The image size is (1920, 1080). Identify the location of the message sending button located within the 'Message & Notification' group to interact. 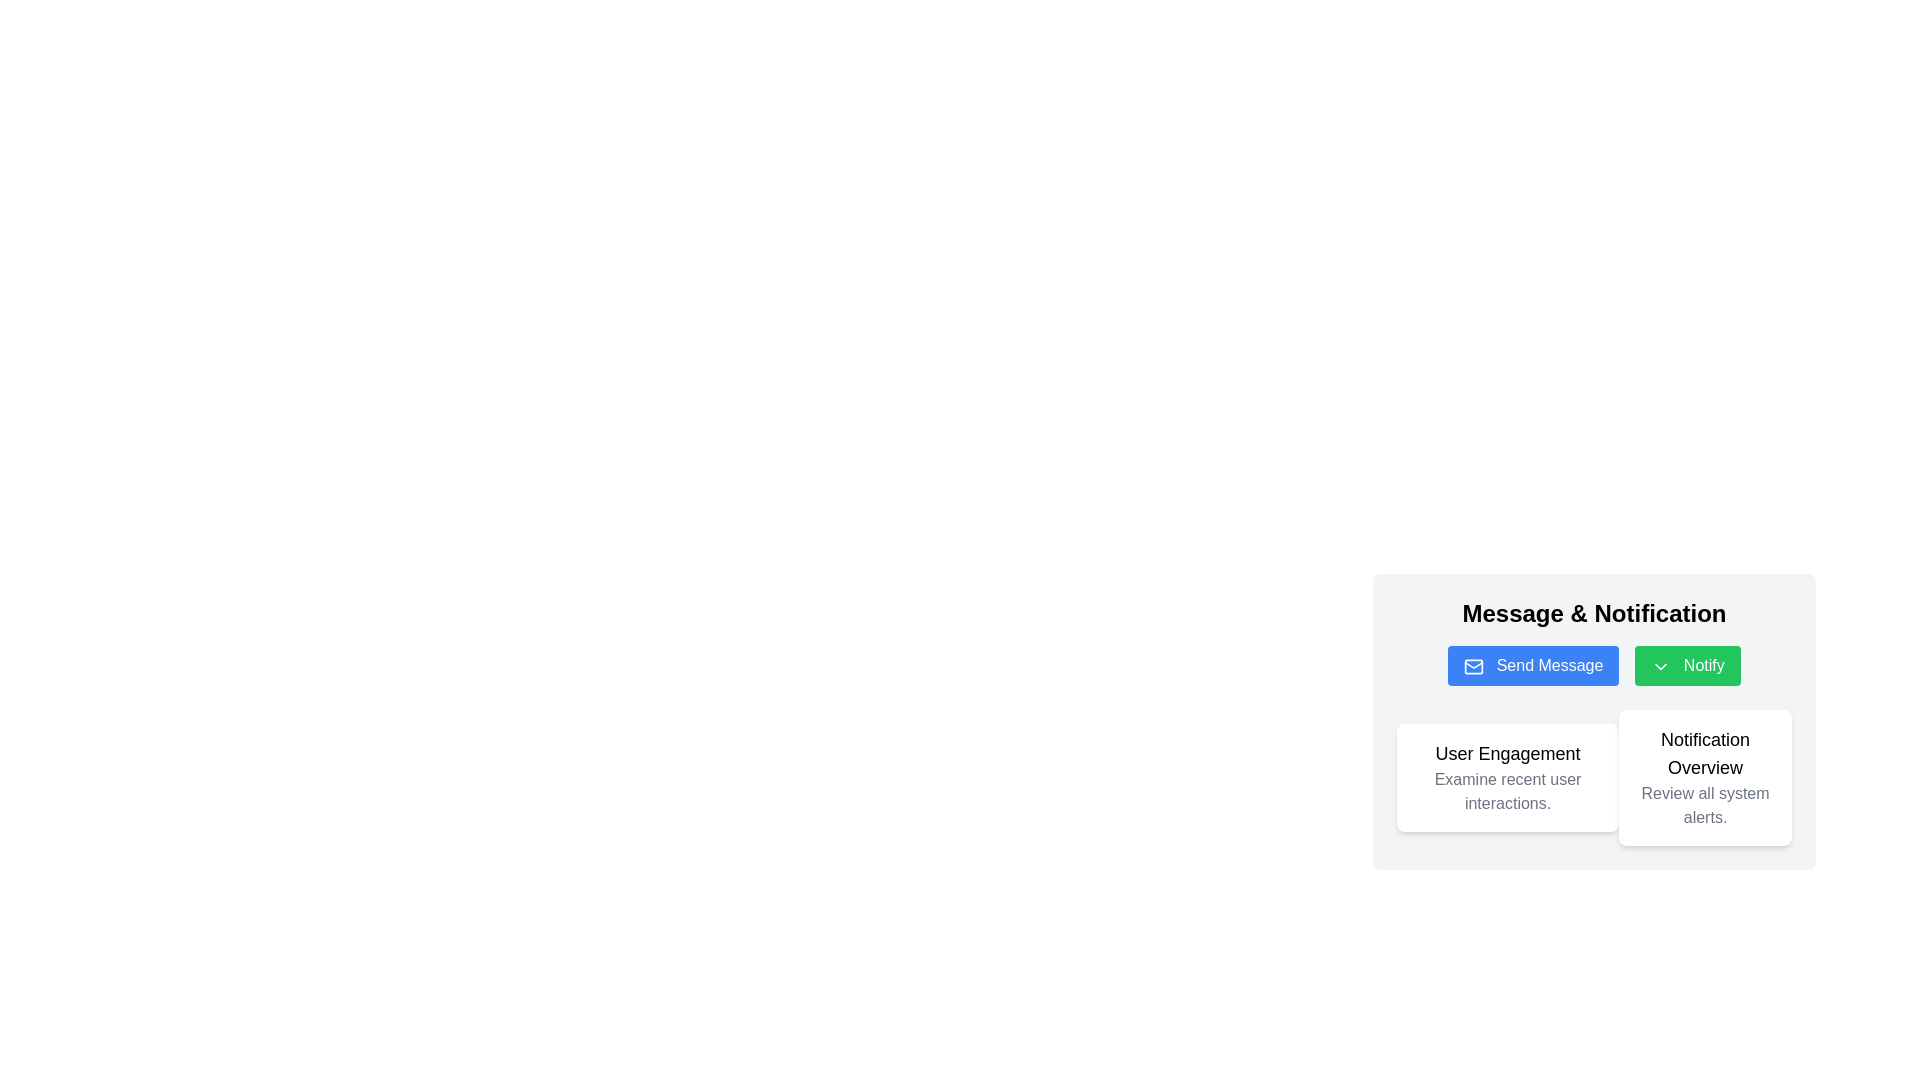
(1532, 666).